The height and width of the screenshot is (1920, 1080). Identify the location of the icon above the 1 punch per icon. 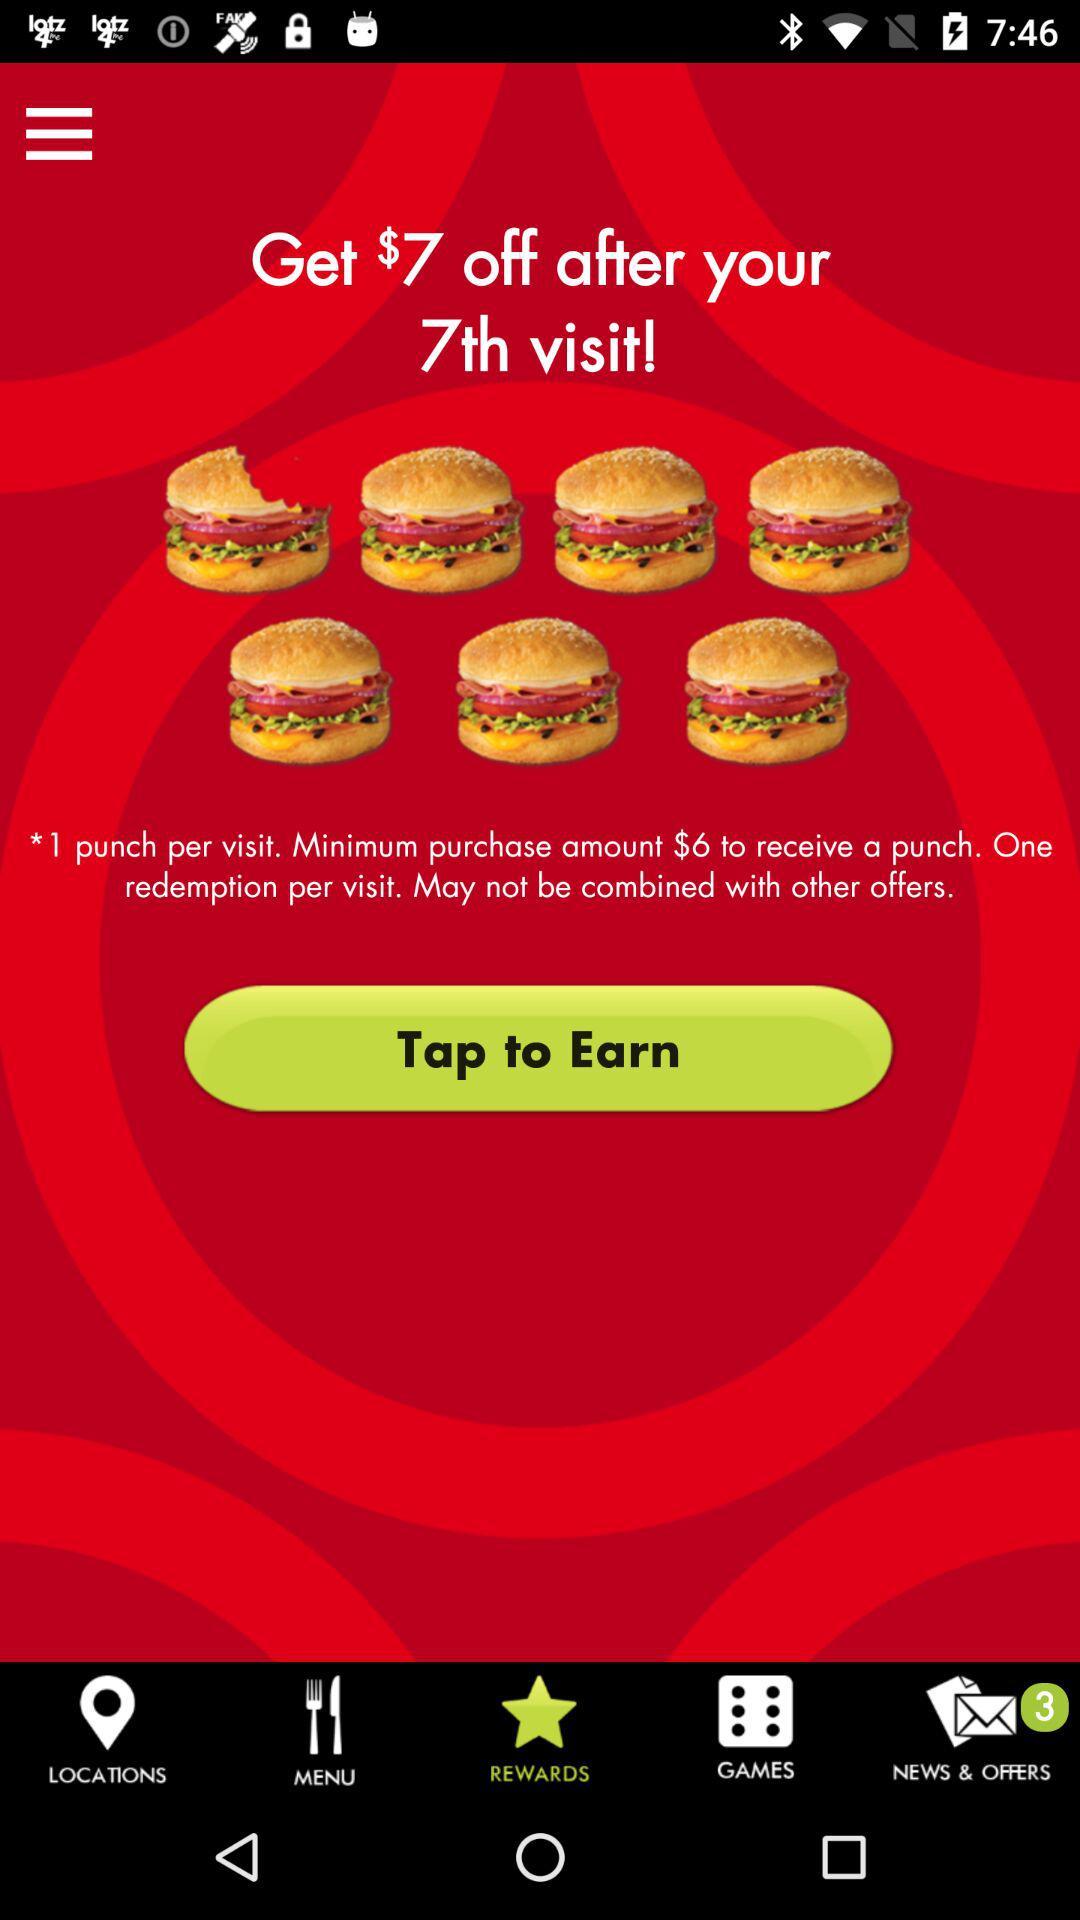
(58, 132).